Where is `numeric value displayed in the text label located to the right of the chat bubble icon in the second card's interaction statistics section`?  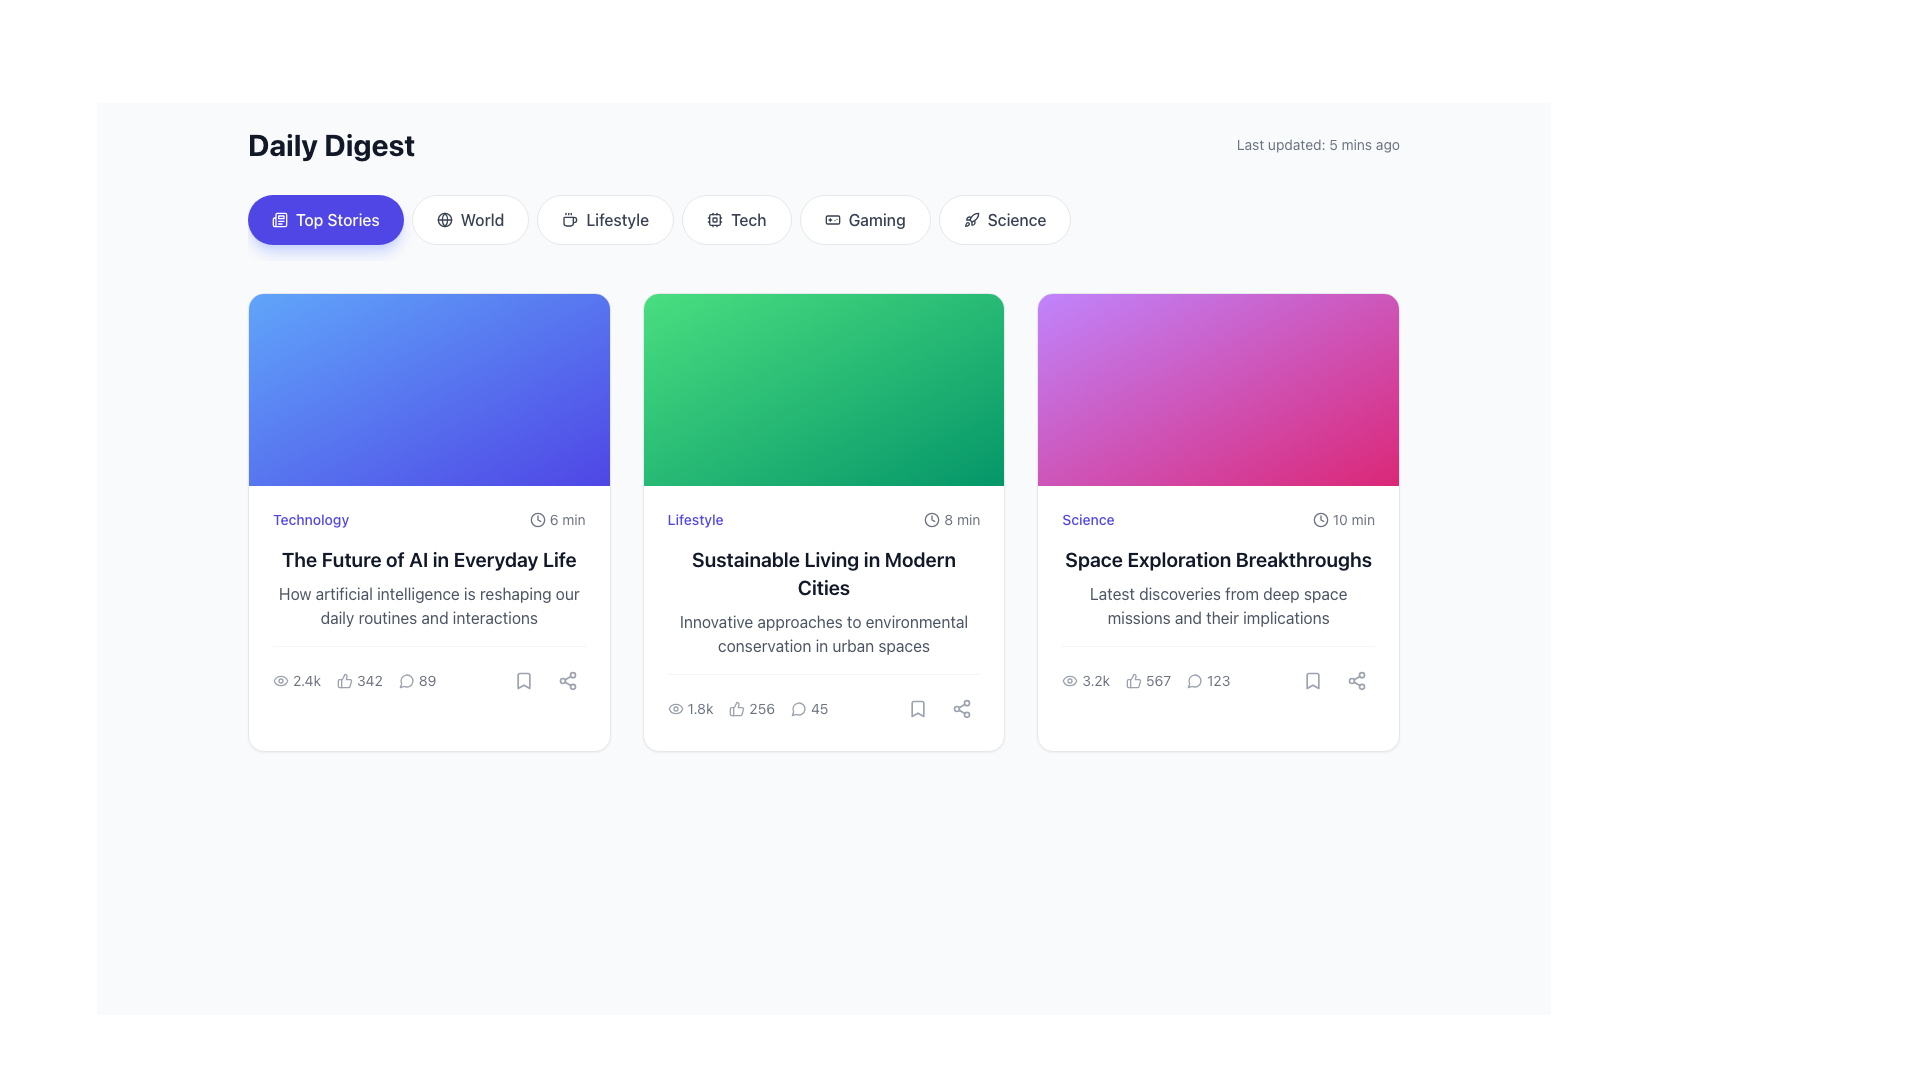 numeric value displayed in the text label located to the right of the chat bubble icon in the second card's interaction statistics section is located at coordinates (819, 708).